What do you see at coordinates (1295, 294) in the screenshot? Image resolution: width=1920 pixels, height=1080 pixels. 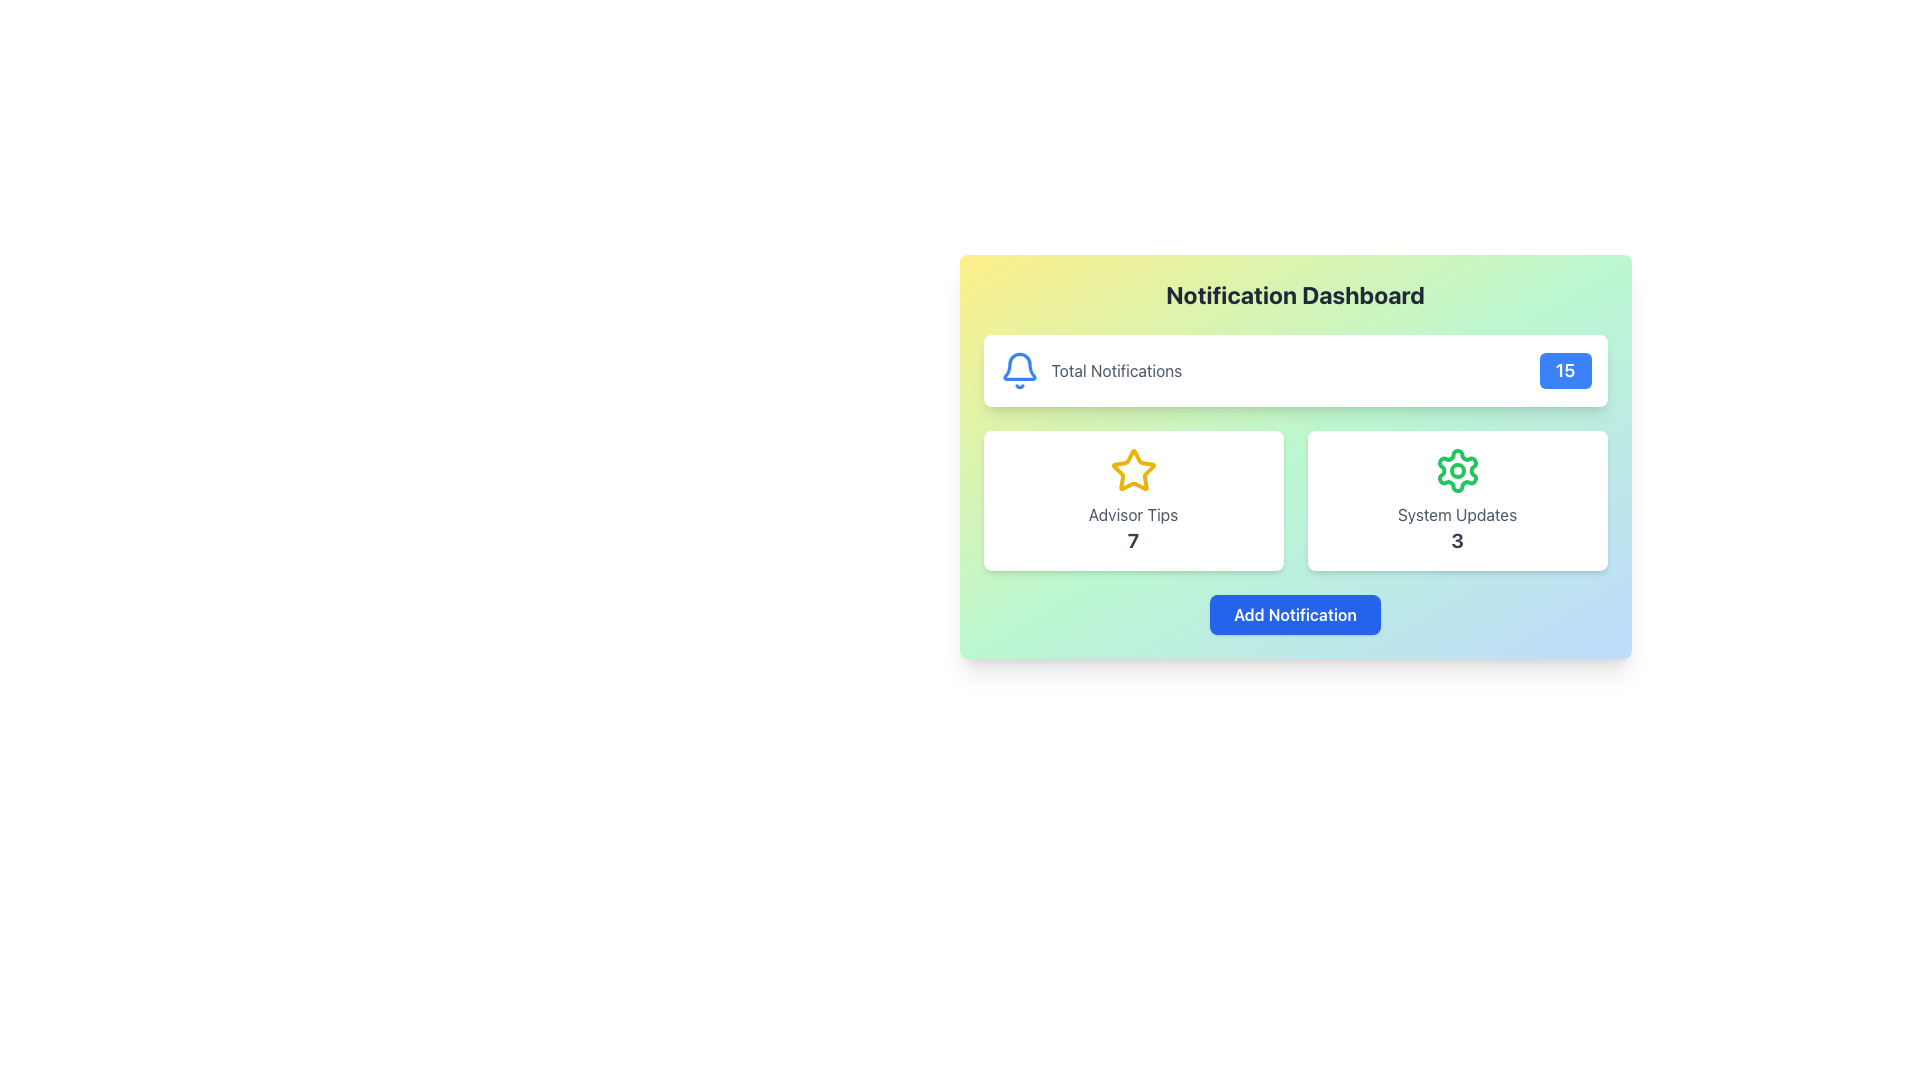 I see `text of the header label located at the top of the dashboard, which indicates the purpose of the displayed content` at bounding box center [1295, 294].